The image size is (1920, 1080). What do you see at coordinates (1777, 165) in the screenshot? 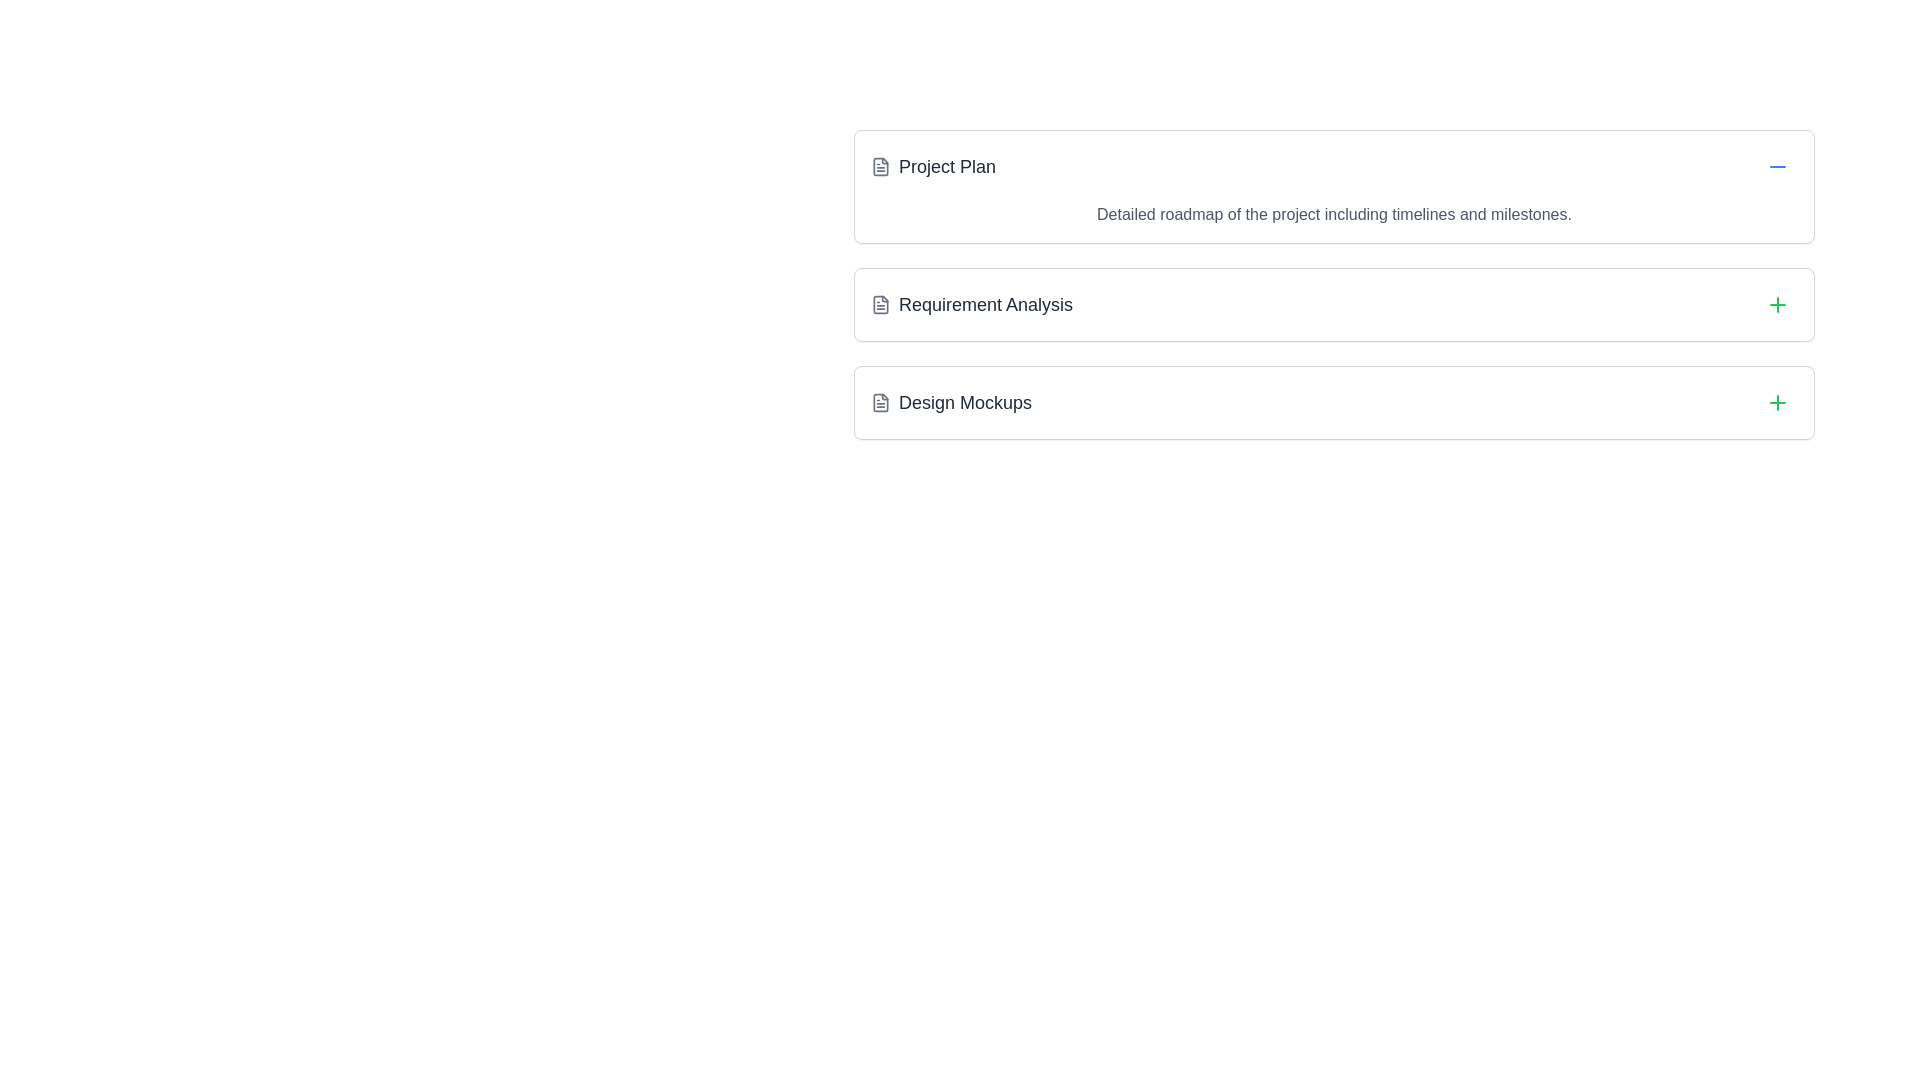
I see `the button located at the far right of the 'Project Plan' section` at bounding box center [1777, 165].